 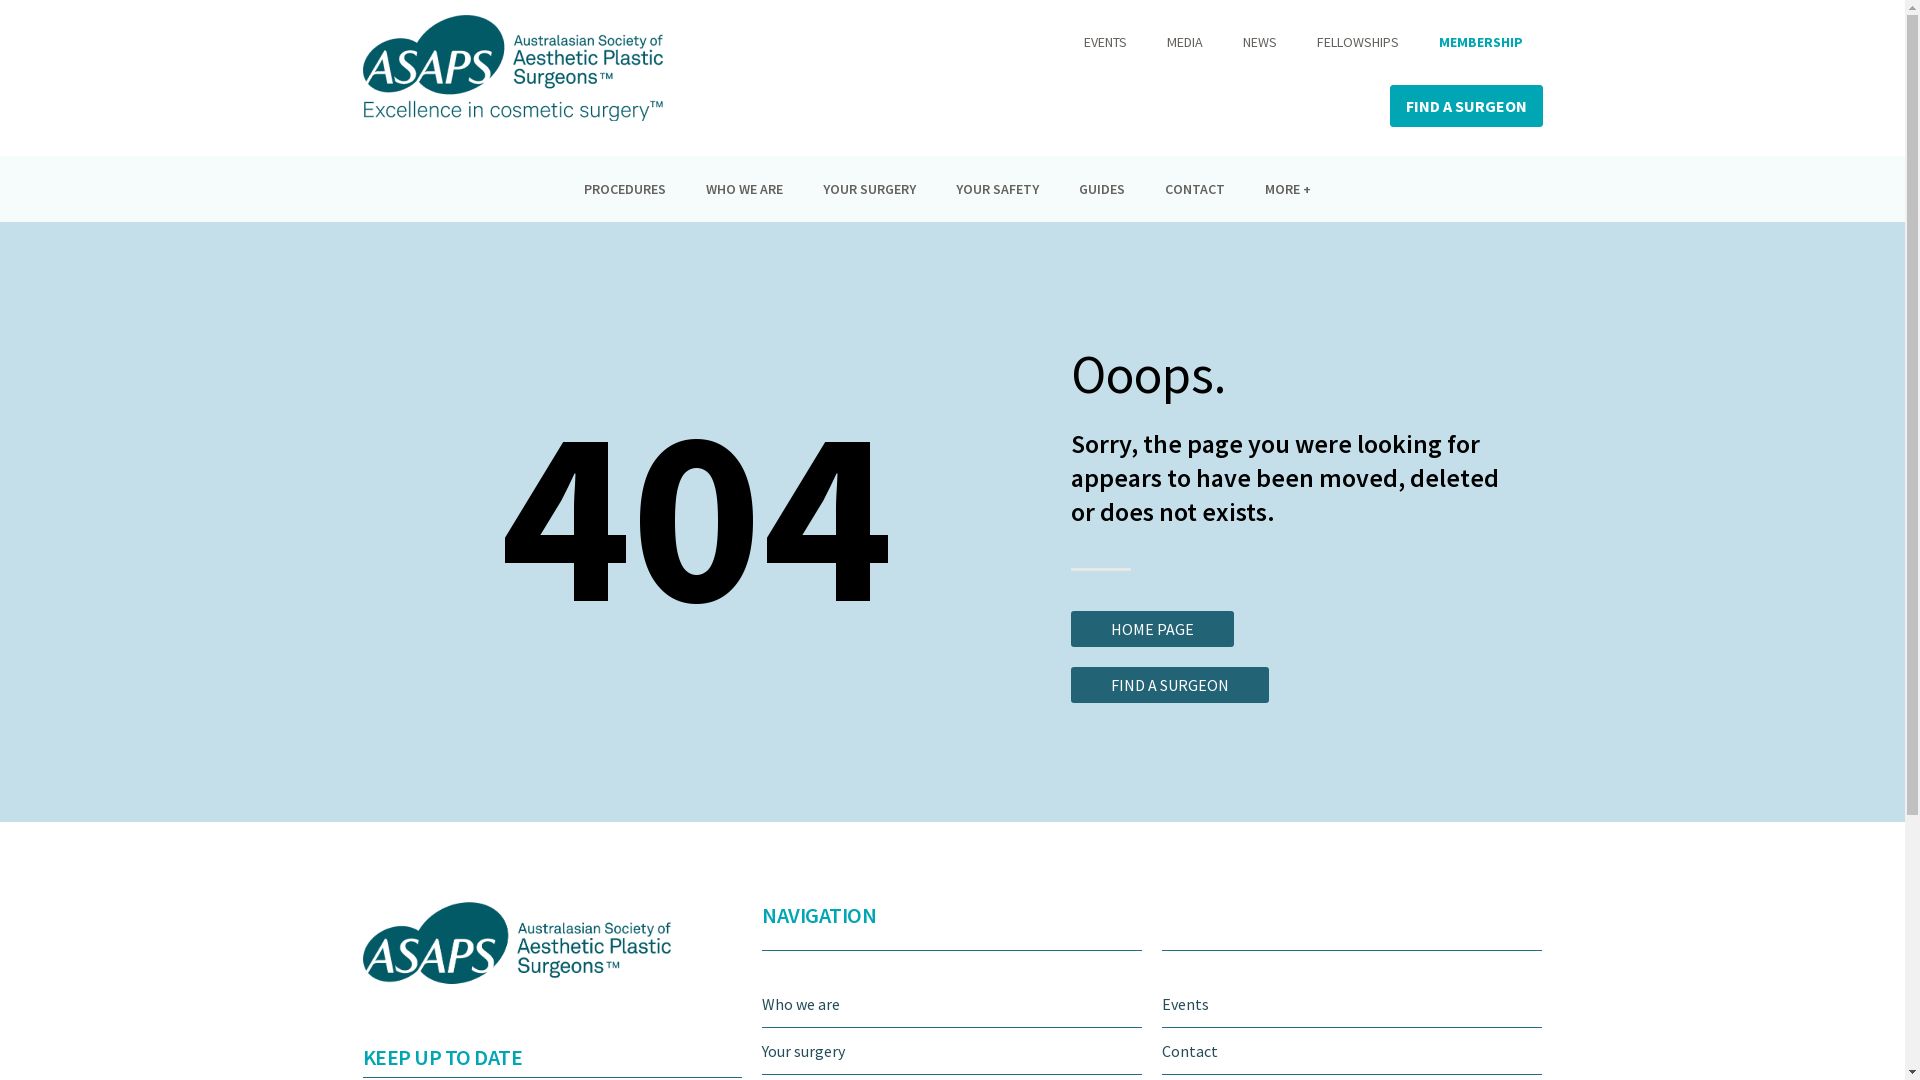 What do you see at coordinates (1152, 627) in the screenshot?
I see `'HOME PAGE'` at bounding box center [1152, 627].